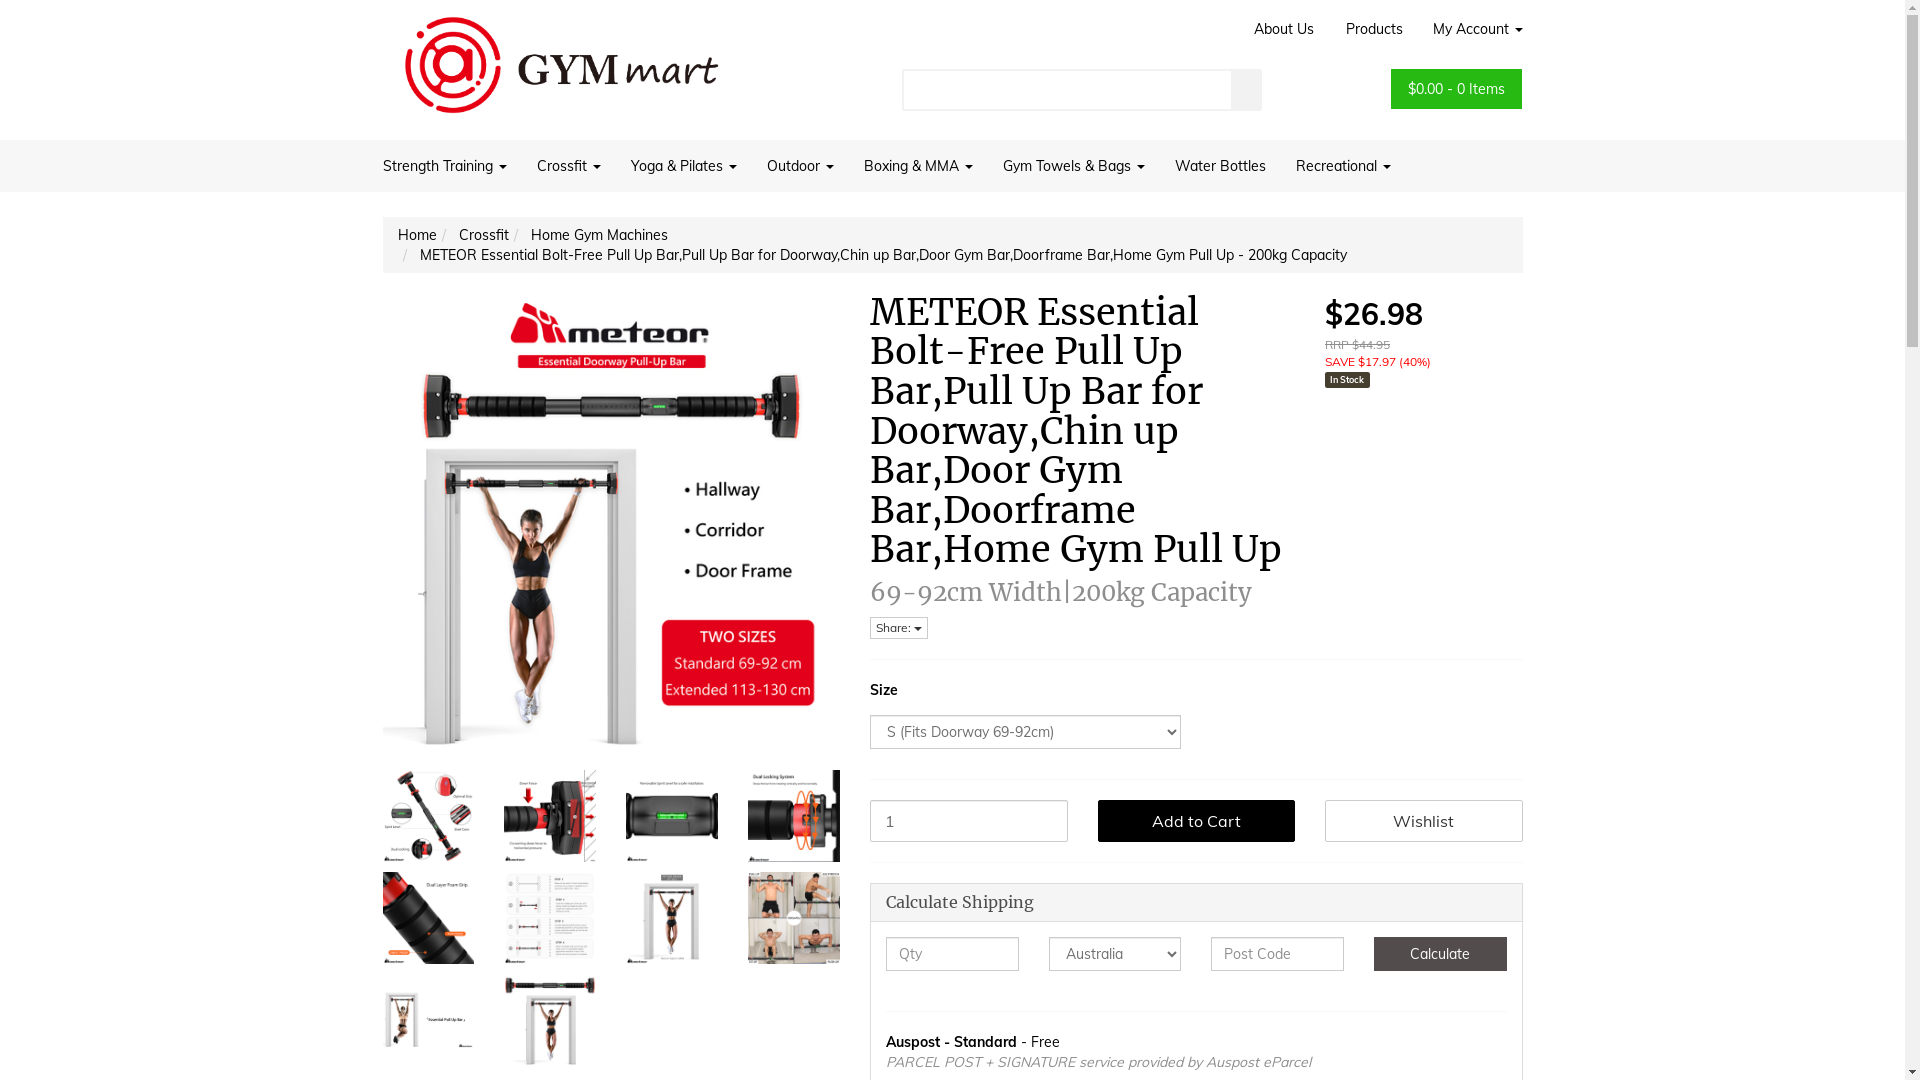 The width and height of the screenshot is (1920, 1080). What do you see at coordinates (1073, 164) in the screenshot?
I see `'Gym Towels & Bags'` at bounding box center [1073, 164].